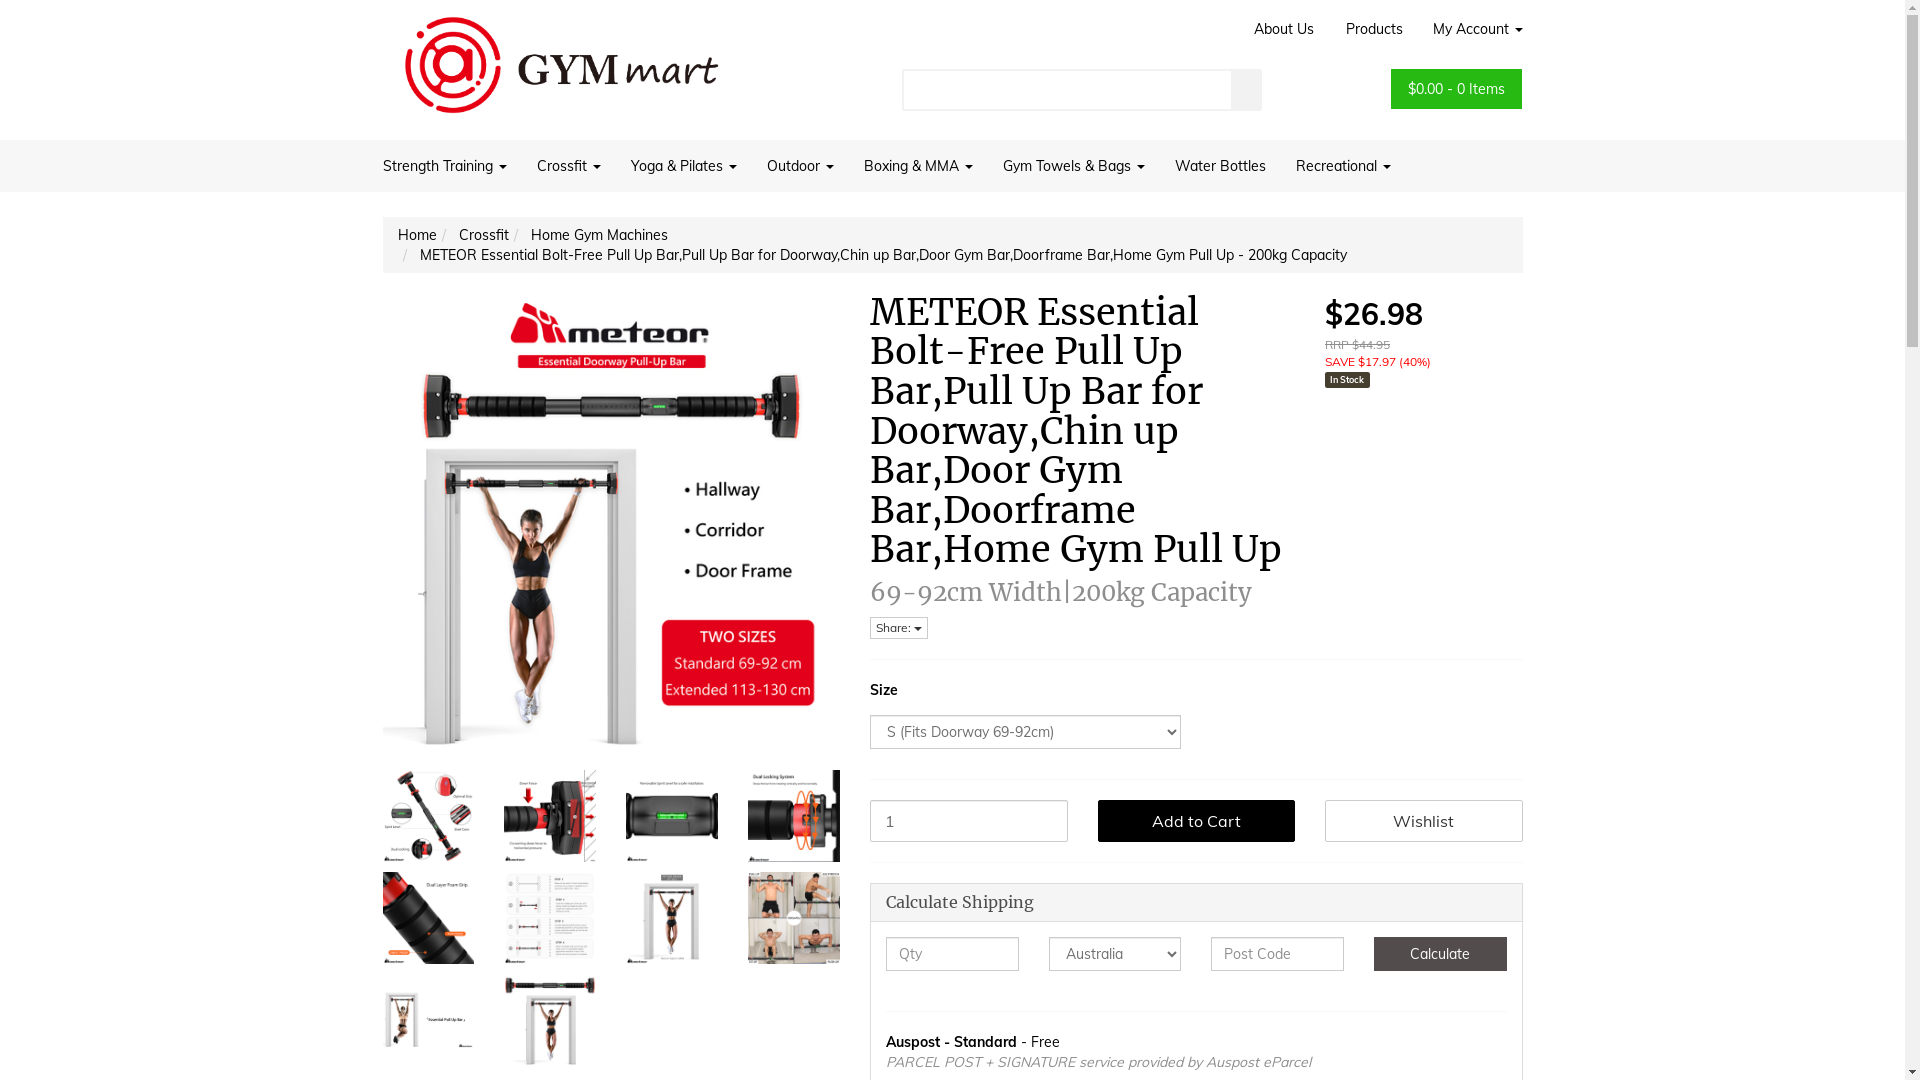 The width and height of the screenshot is (1920, 1080). What do you see at coordinates (1073, 164) in the screenshot?
I see `'Gym Towels & Bags'` at bounding box center [1073, 164].